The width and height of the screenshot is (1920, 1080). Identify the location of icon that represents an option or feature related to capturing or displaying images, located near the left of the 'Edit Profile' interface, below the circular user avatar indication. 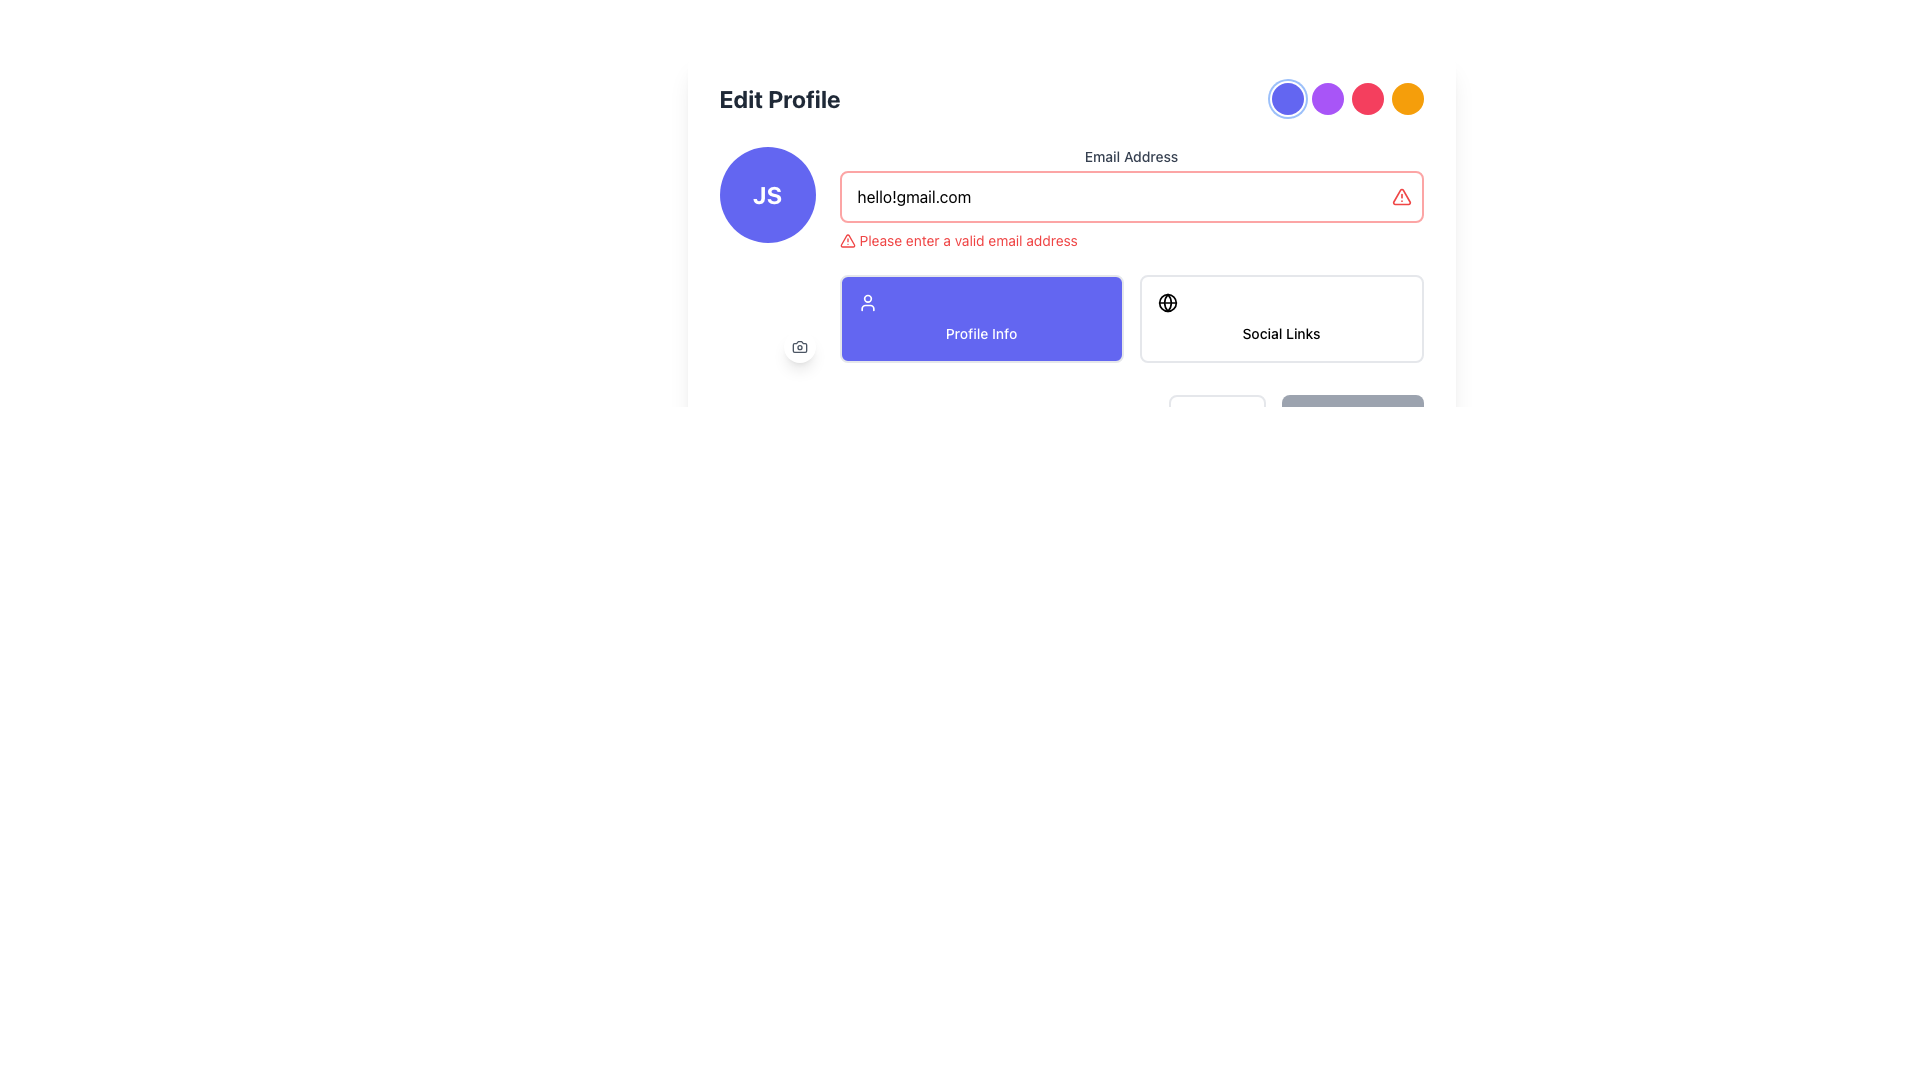
(798, 346).